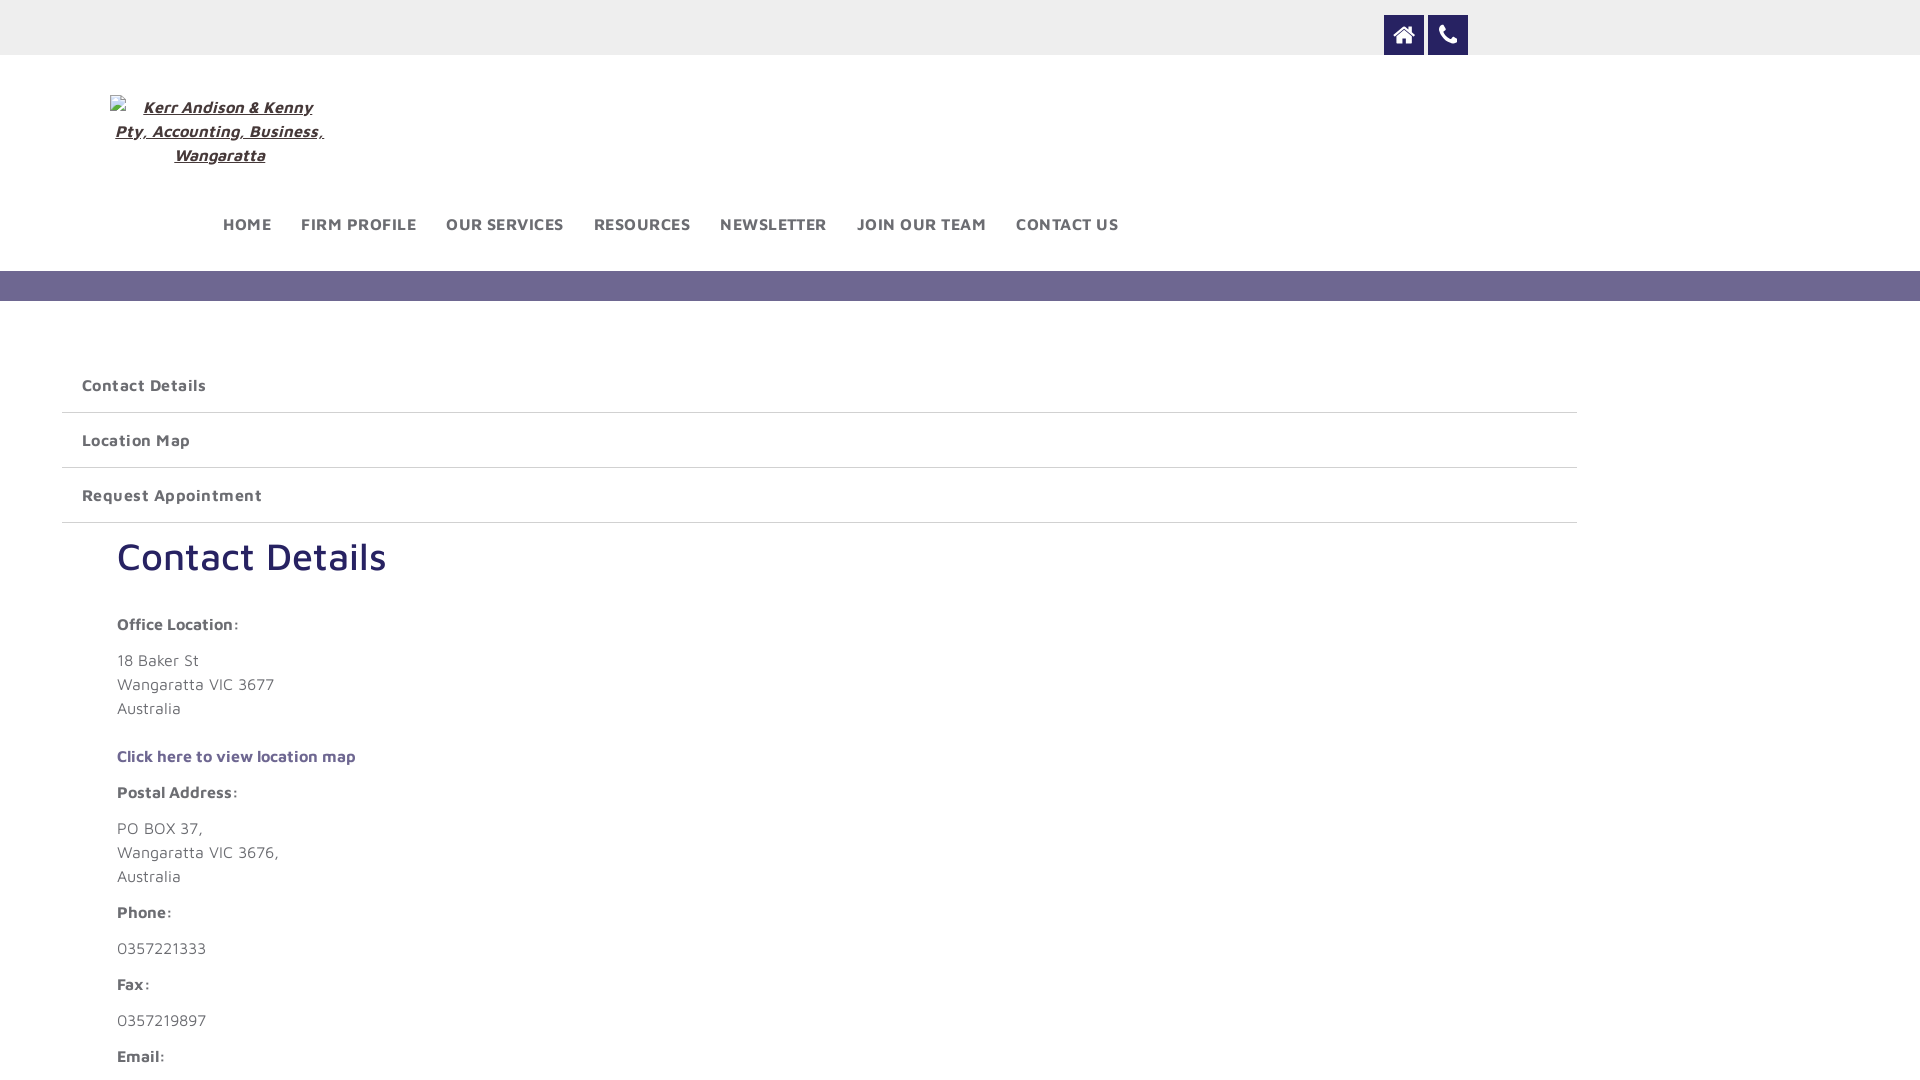 The height and width of the screenshot is (1080, 1920). I want to click on 'CONTACT US', so click(1065, 223).